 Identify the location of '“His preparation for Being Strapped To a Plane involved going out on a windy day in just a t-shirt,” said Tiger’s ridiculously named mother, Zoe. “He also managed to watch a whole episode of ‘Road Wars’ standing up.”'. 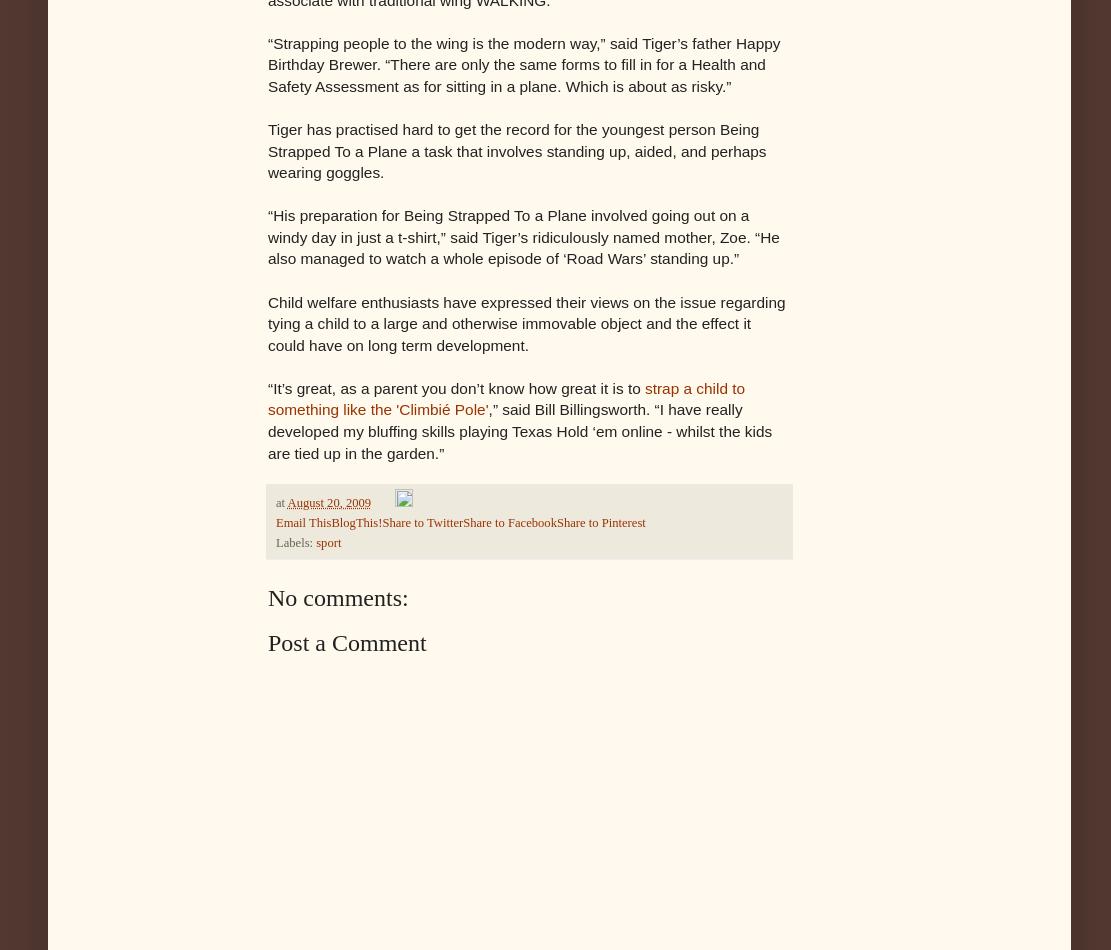
(267, 237).